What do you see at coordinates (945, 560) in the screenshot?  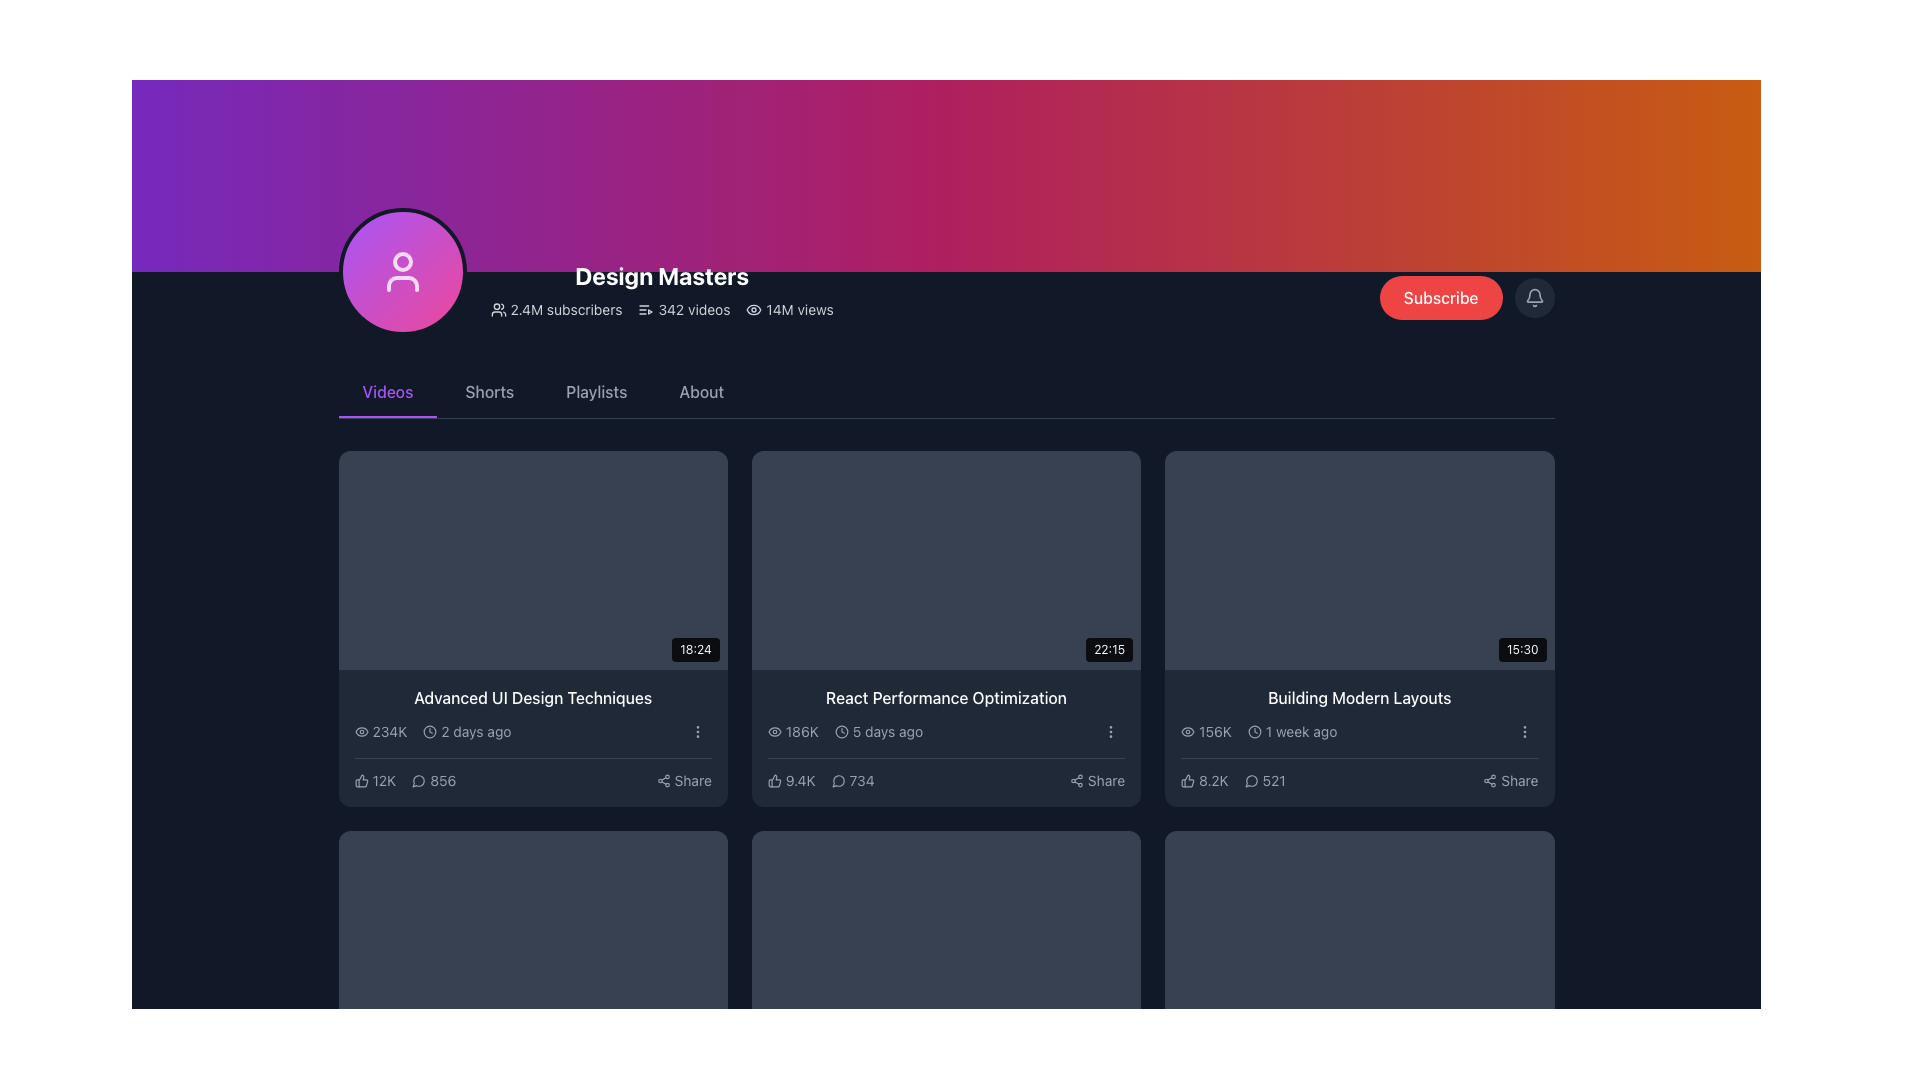 I see `the play button located at the center of the second card in the first row under the 'Videos' tab` at bounding box center [945, 560].